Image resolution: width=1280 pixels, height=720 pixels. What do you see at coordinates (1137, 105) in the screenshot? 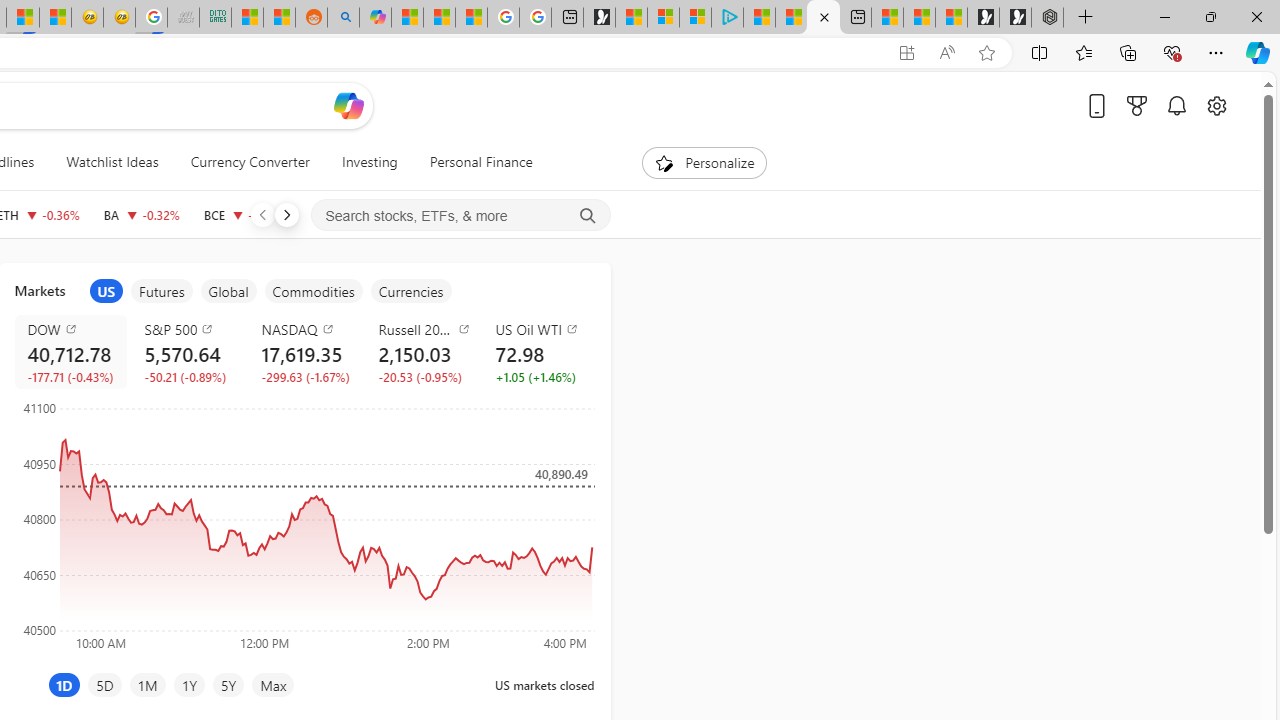
I see `'Microsoft rewards'` at bounding box center [1137, 105].